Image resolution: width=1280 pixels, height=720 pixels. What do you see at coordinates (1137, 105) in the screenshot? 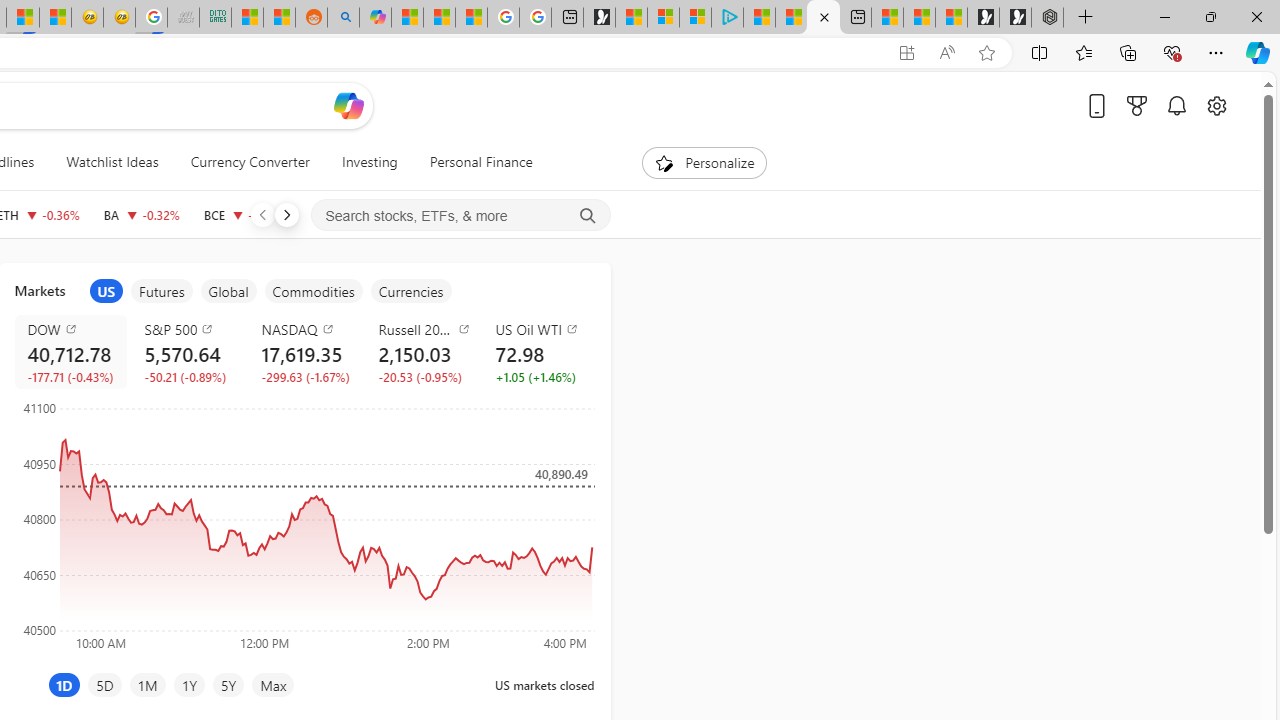
I see `'Microsoft rewards'` at bounding box center [1137, 105].